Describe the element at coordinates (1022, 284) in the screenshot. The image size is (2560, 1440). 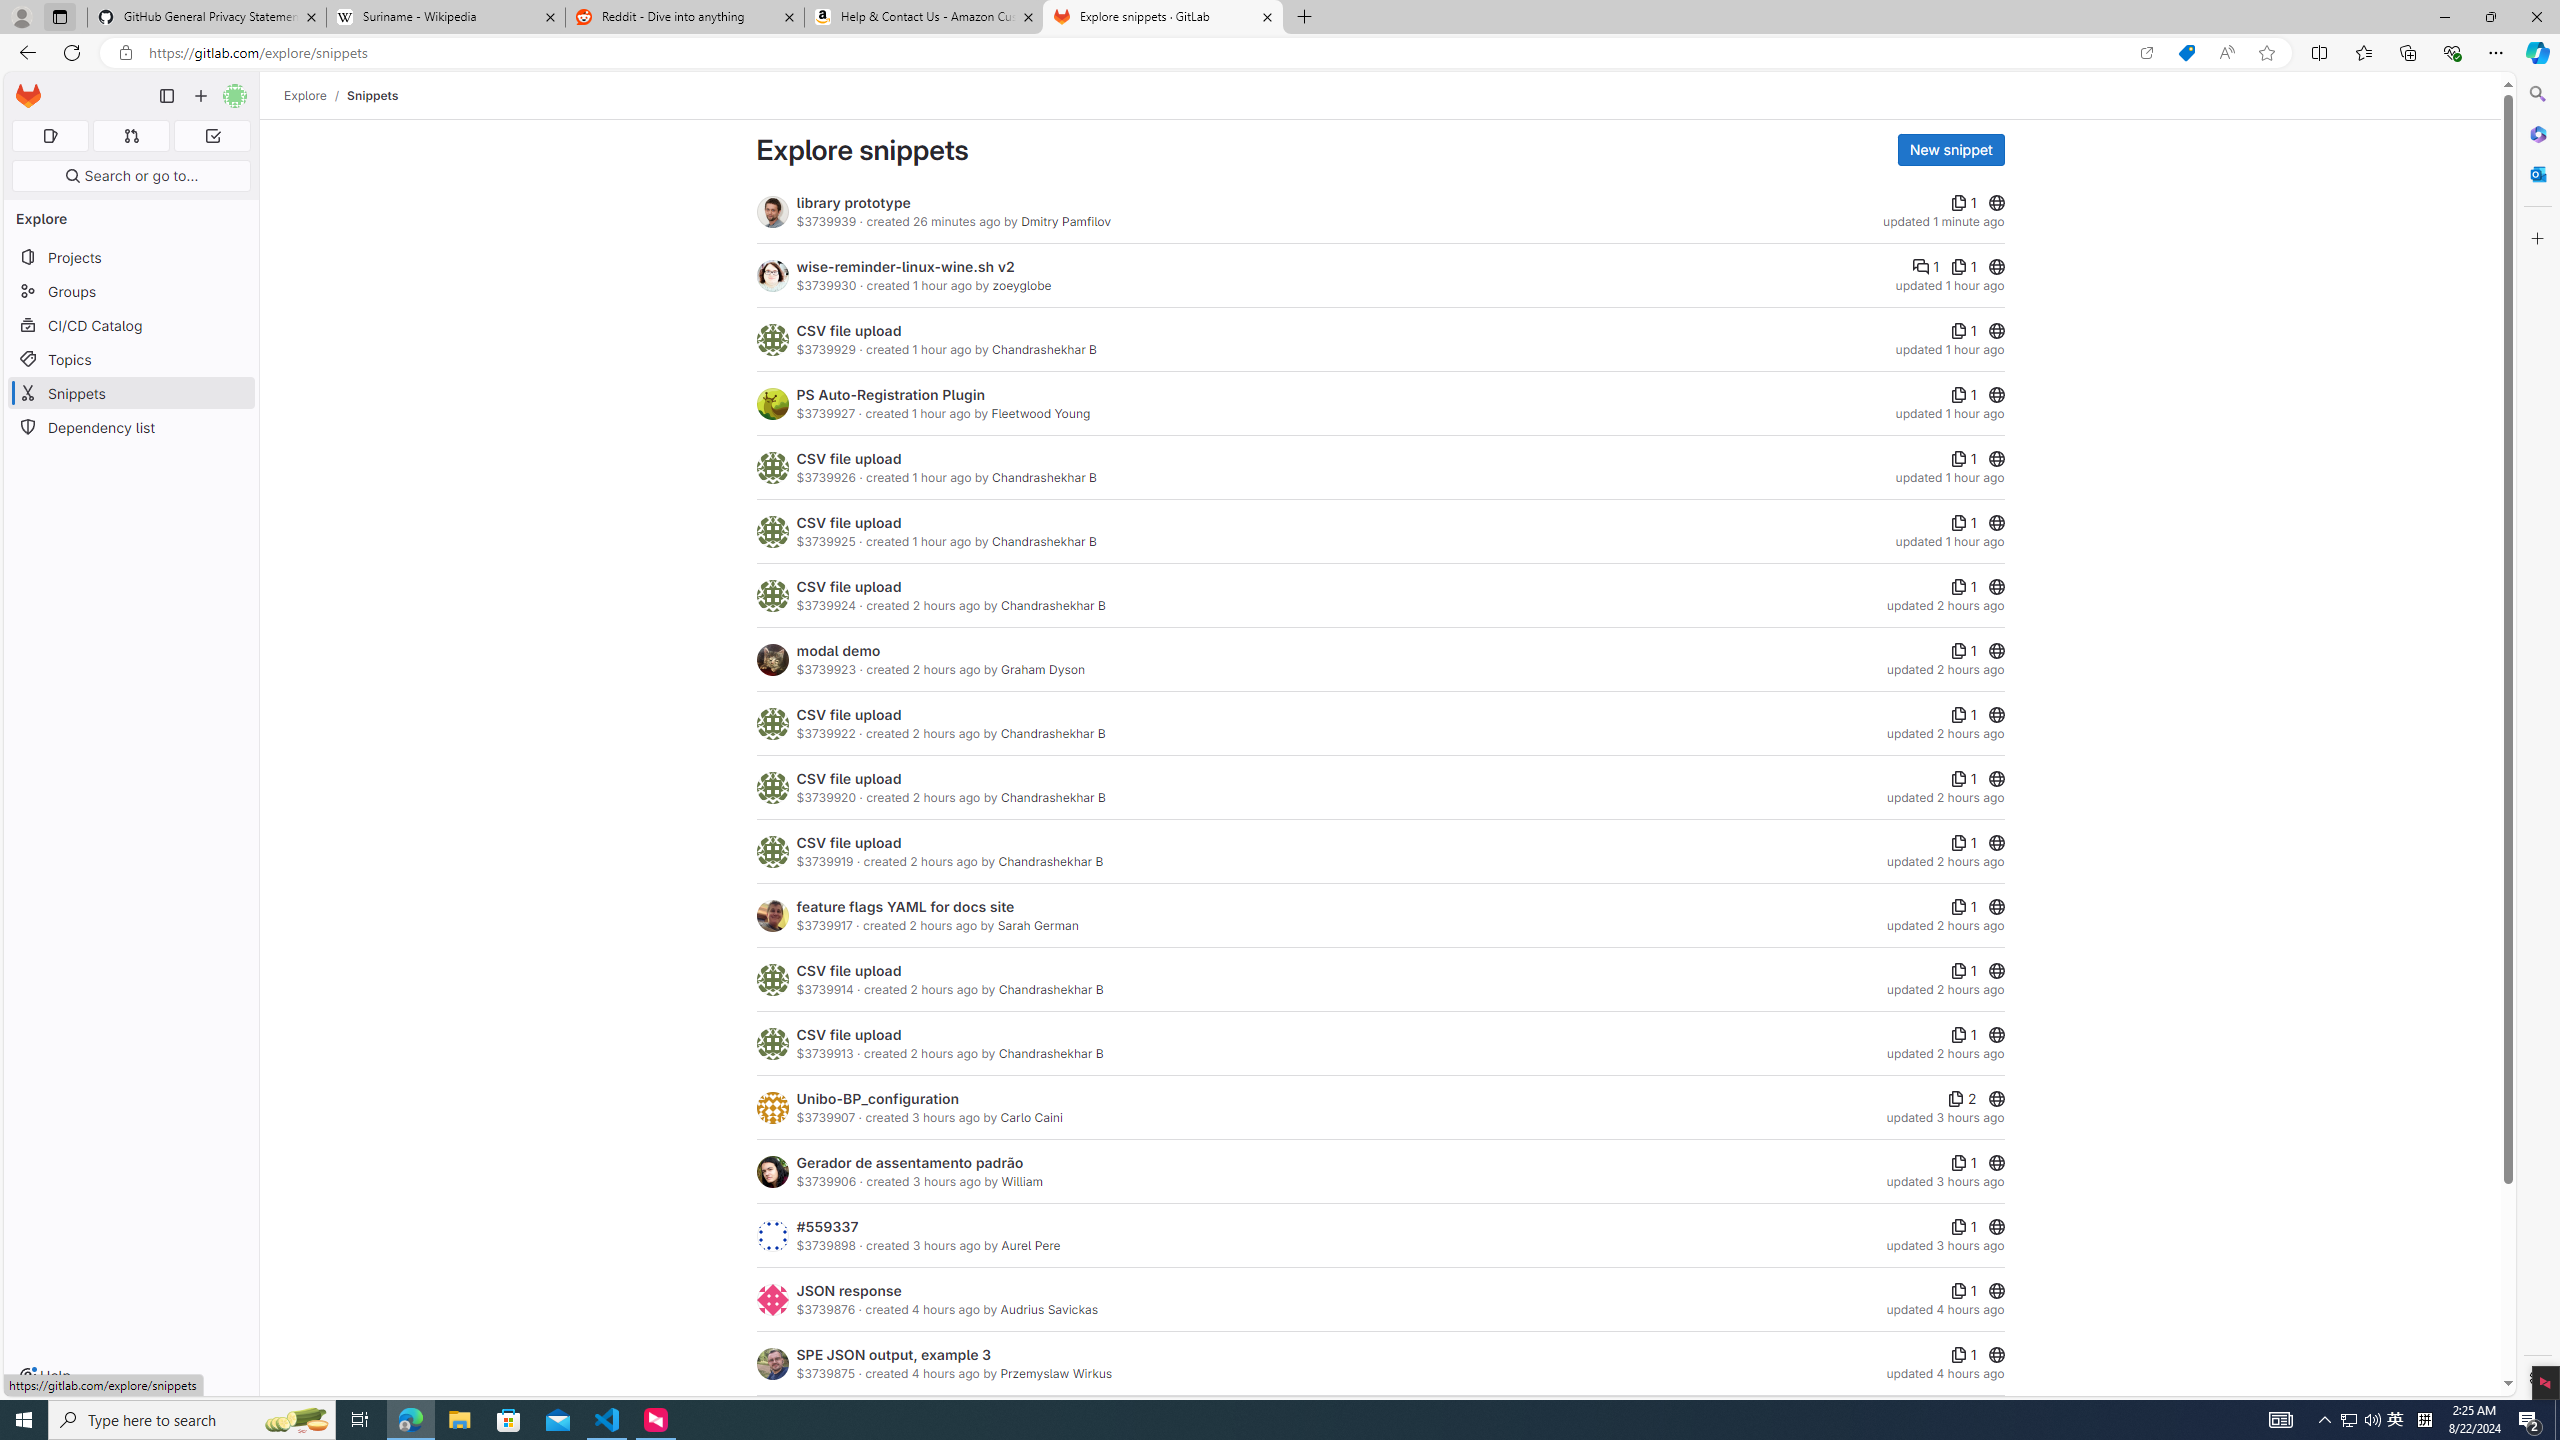
I see `'zoeyglobe'` at that location.